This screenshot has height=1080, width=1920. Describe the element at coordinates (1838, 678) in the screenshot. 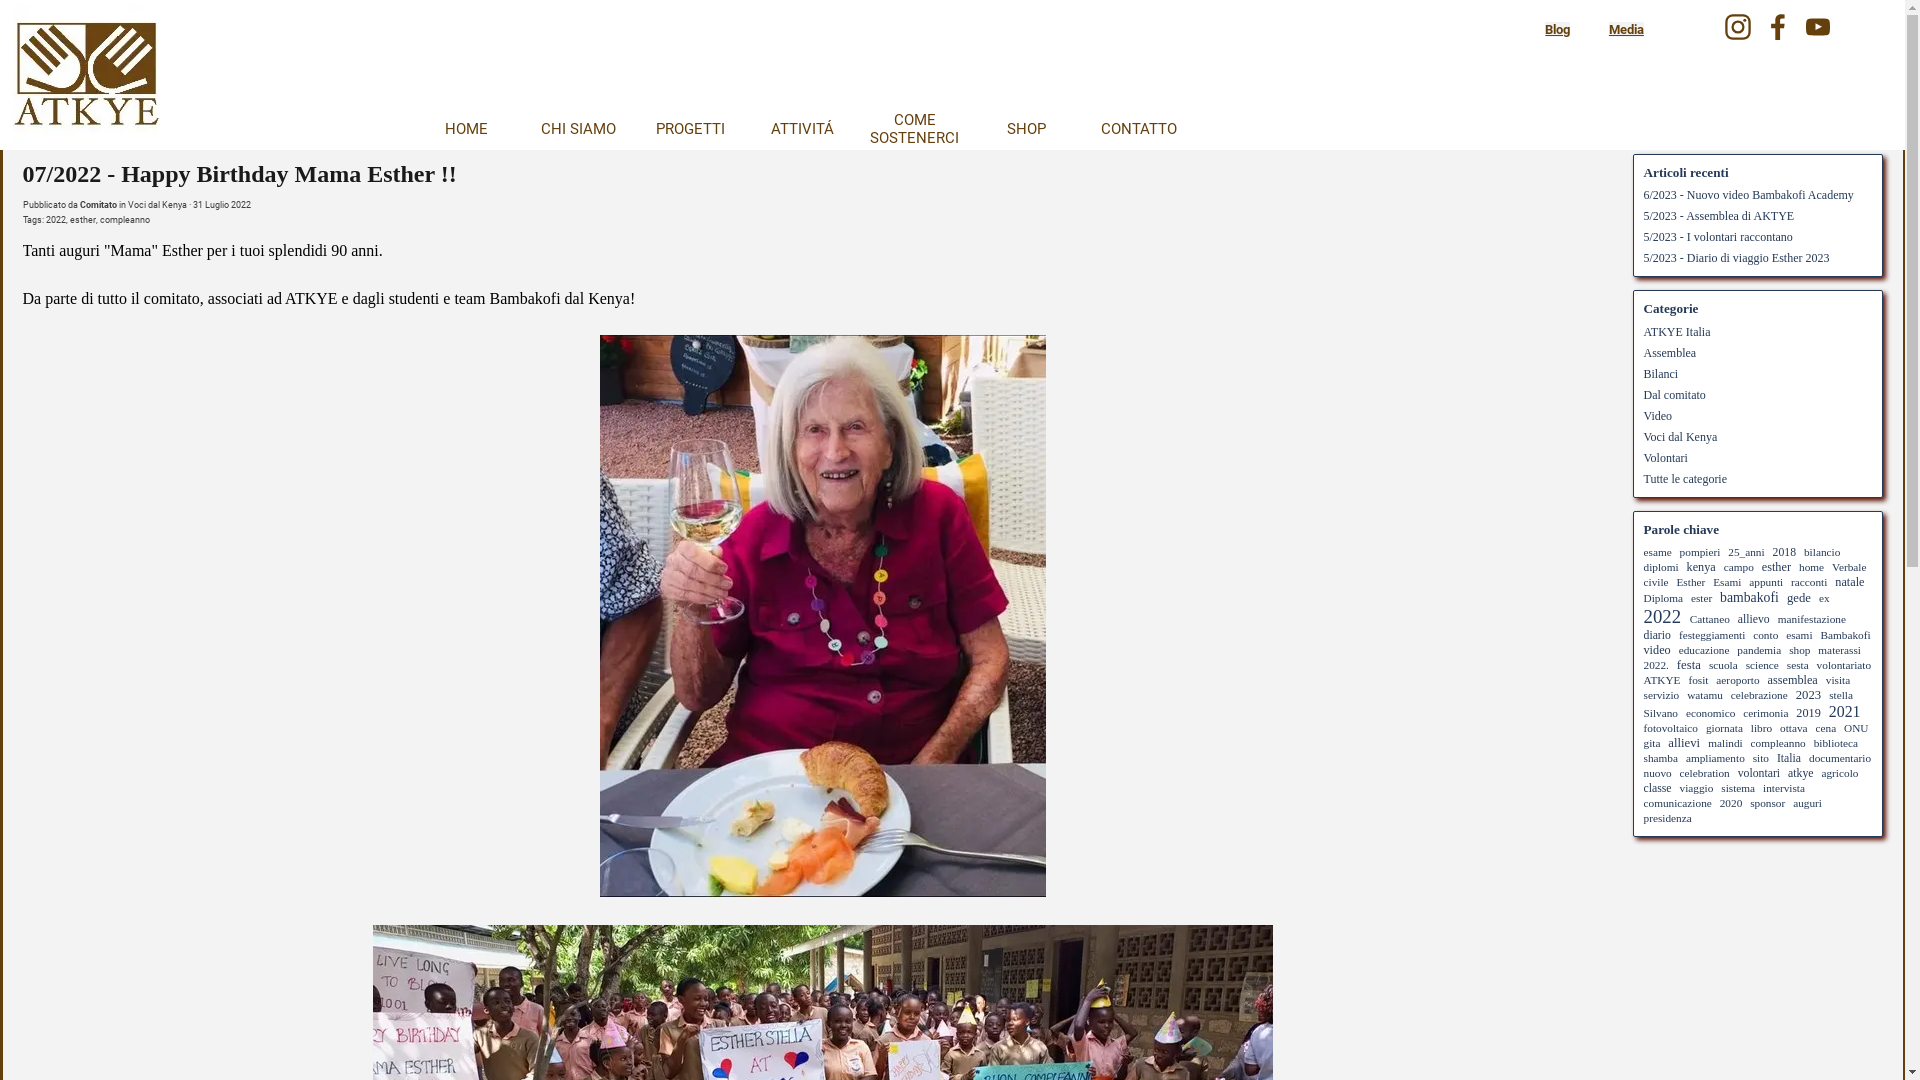

I see `'visita'` at that location.